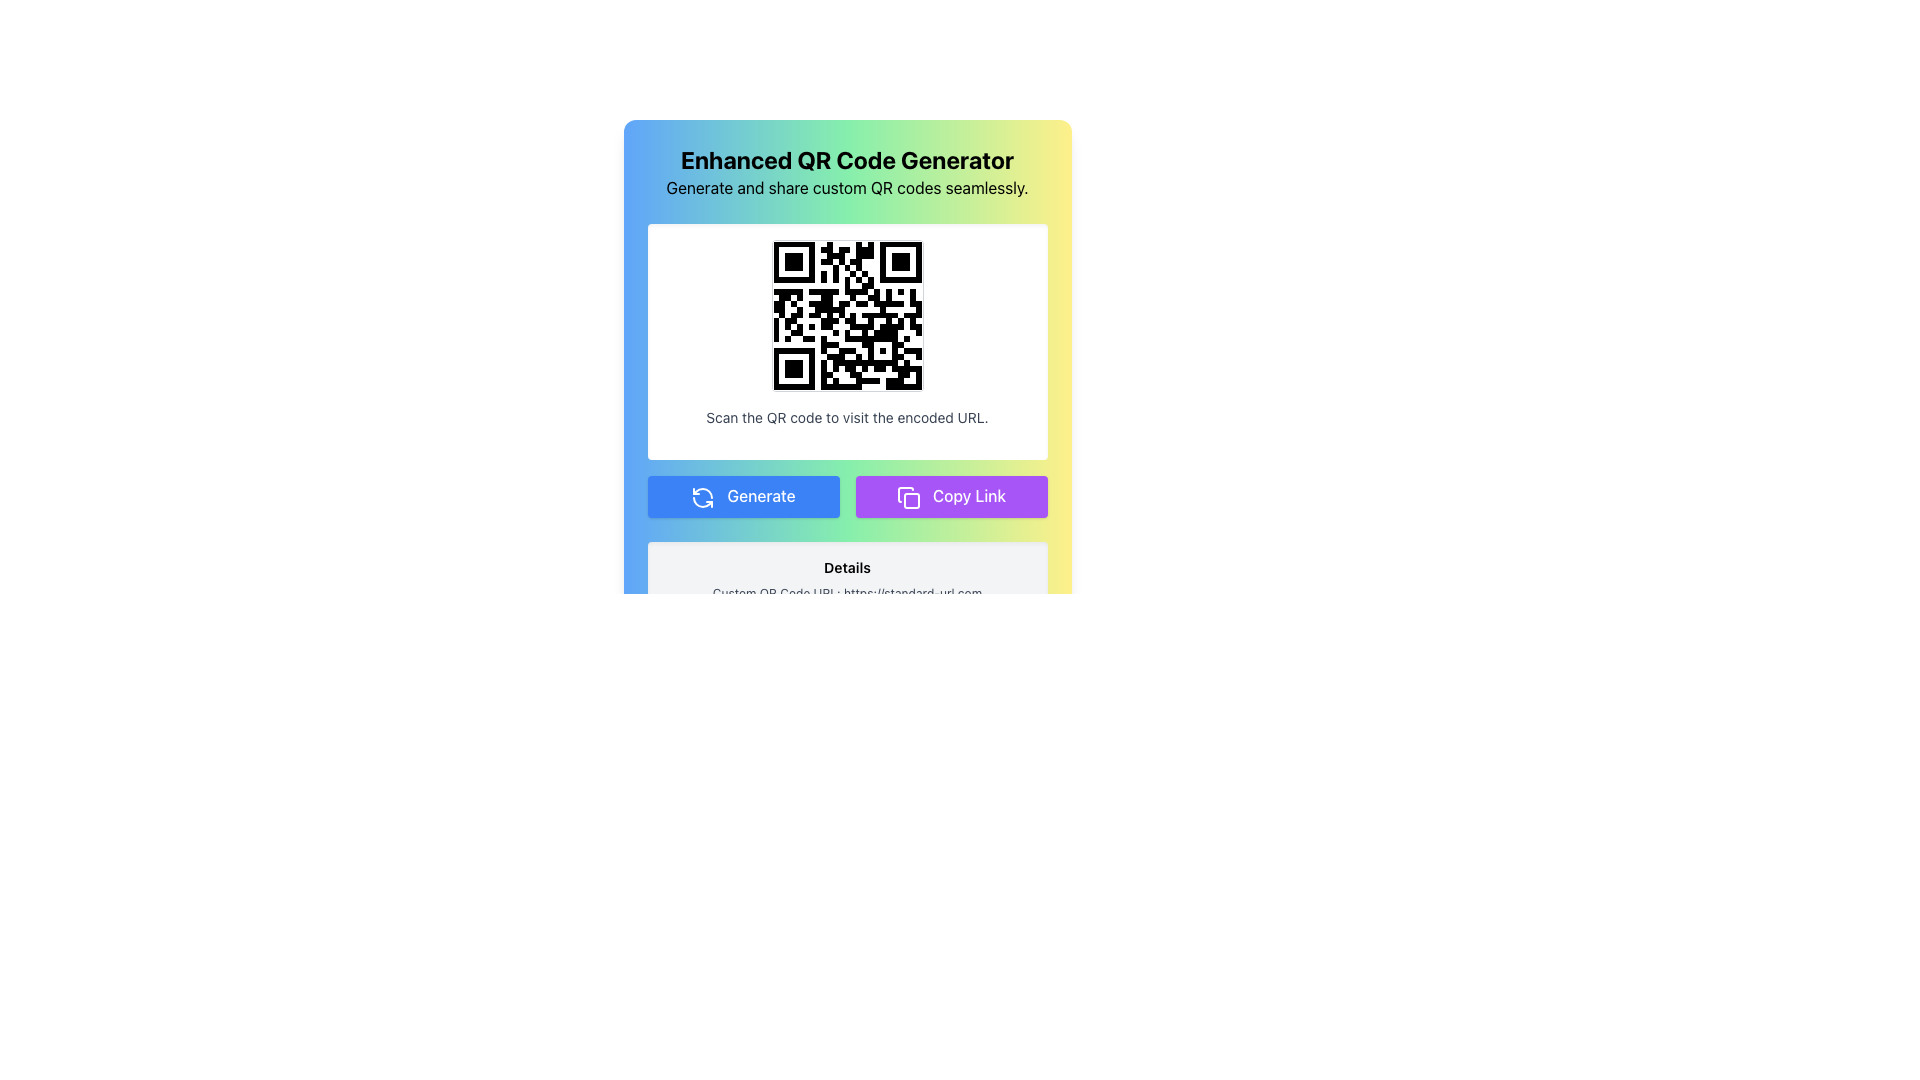 The image size is (1920, 1080). I want to click on title text label located at the top center of the interface, which indicates the main purpose of the QR code generation application, so click(847, 158).